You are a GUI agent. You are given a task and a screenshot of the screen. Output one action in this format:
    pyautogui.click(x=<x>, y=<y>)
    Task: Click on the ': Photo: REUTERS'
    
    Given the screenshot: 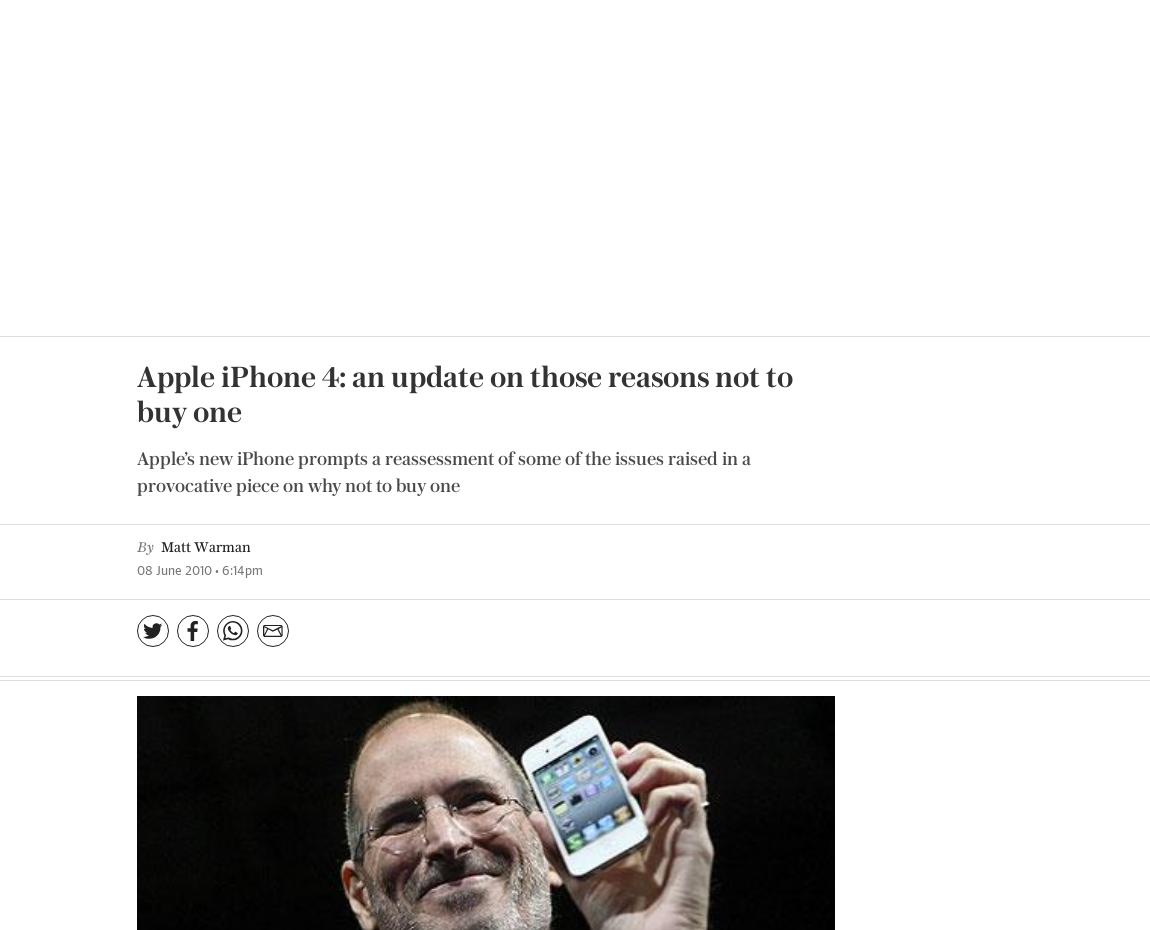 What is the action you would take?
    pyautogui.click(x=762, y=368)
    